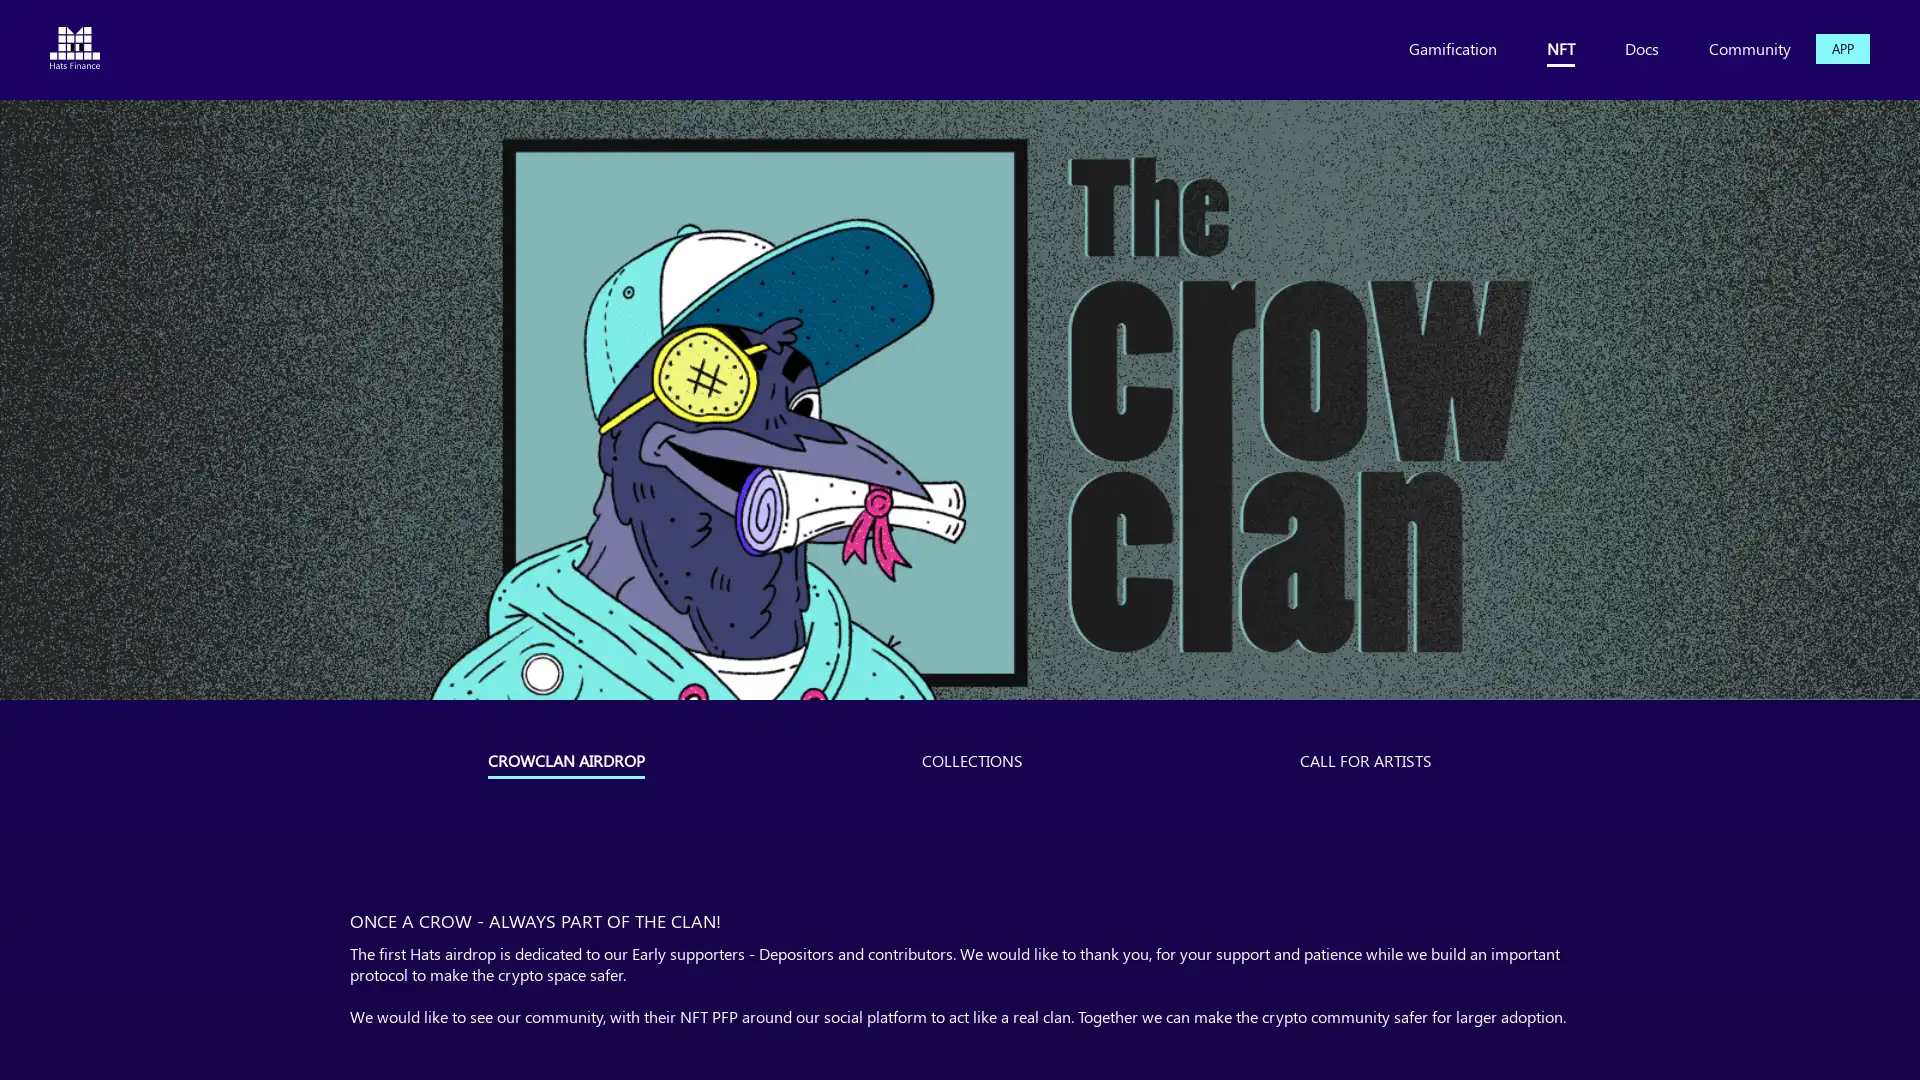 This screenshot has height=1080, width=1920. What do you see at coordinates (1842, 46) in the screenshot?
I see `APP` at bounding box center [1842, 46].